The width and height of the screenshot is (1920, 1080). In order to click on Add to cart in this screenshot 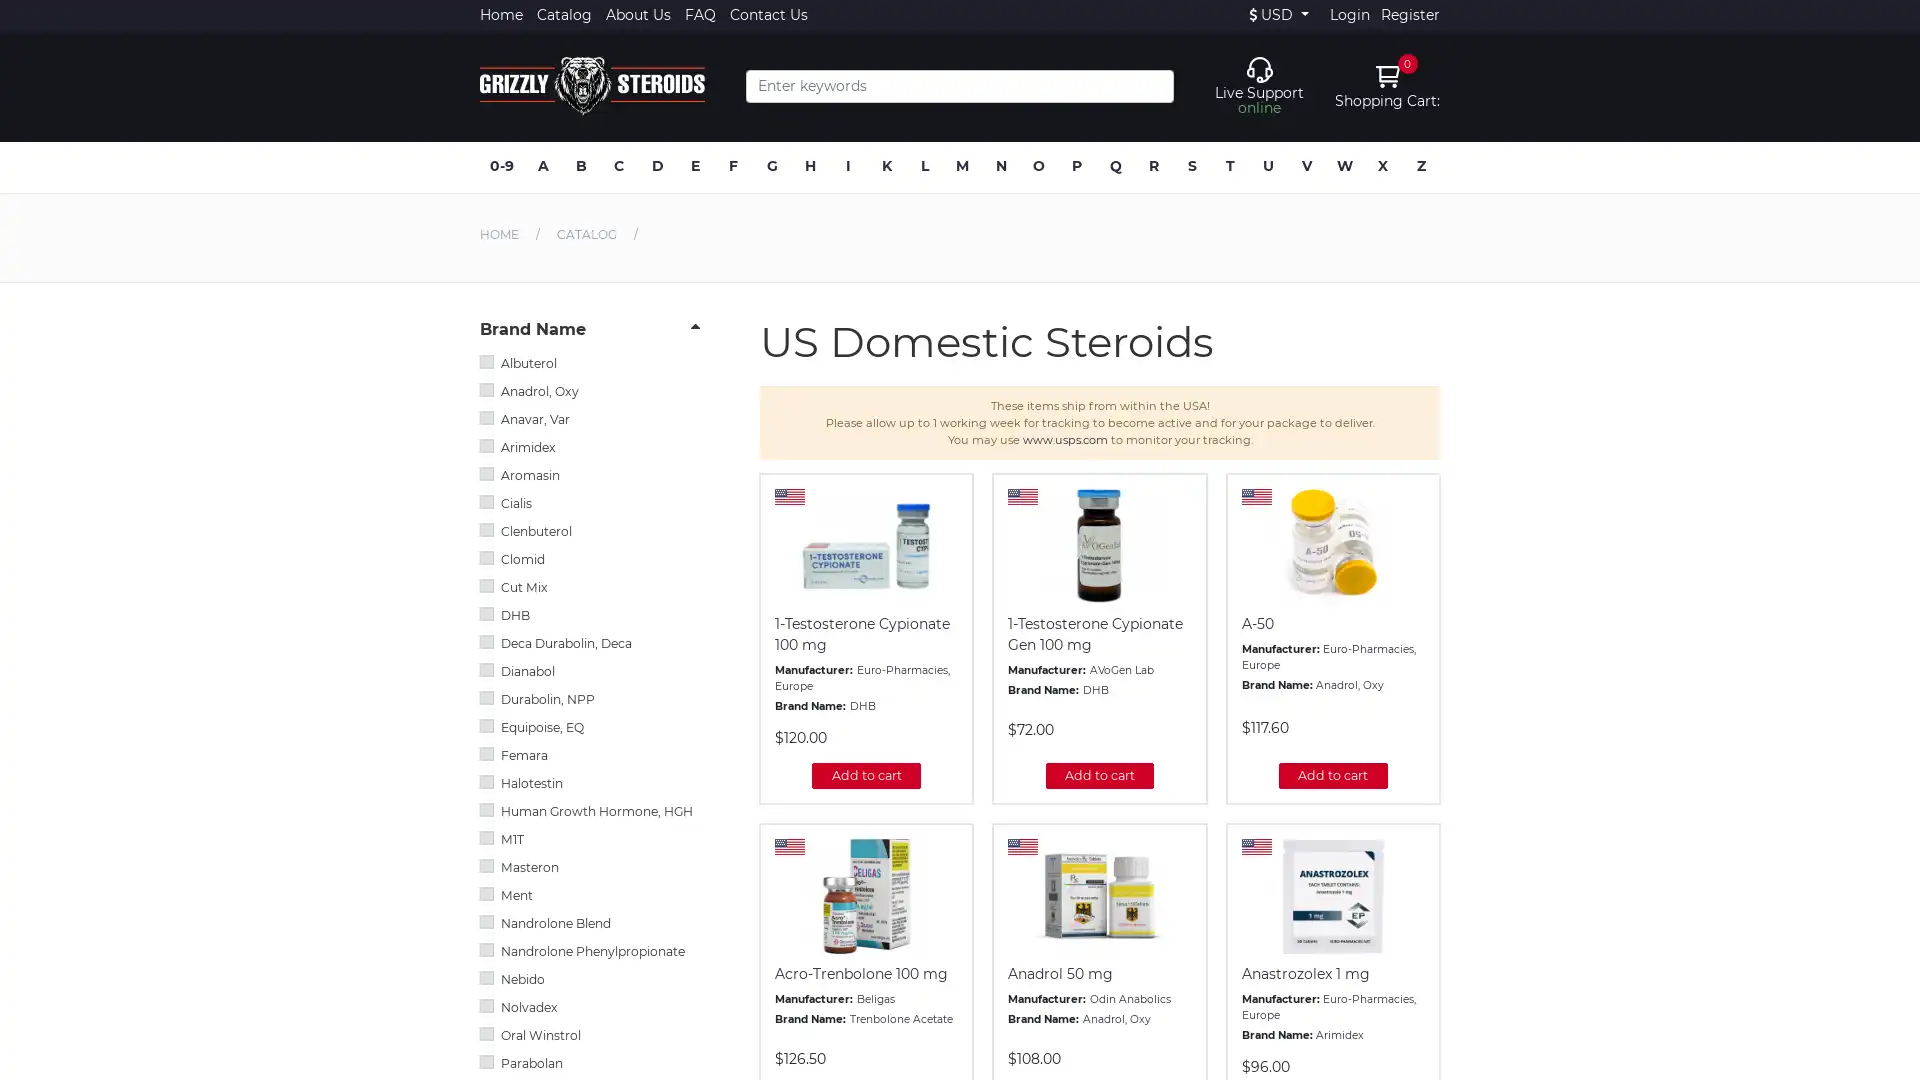, I will do `click(1098, 774)`.